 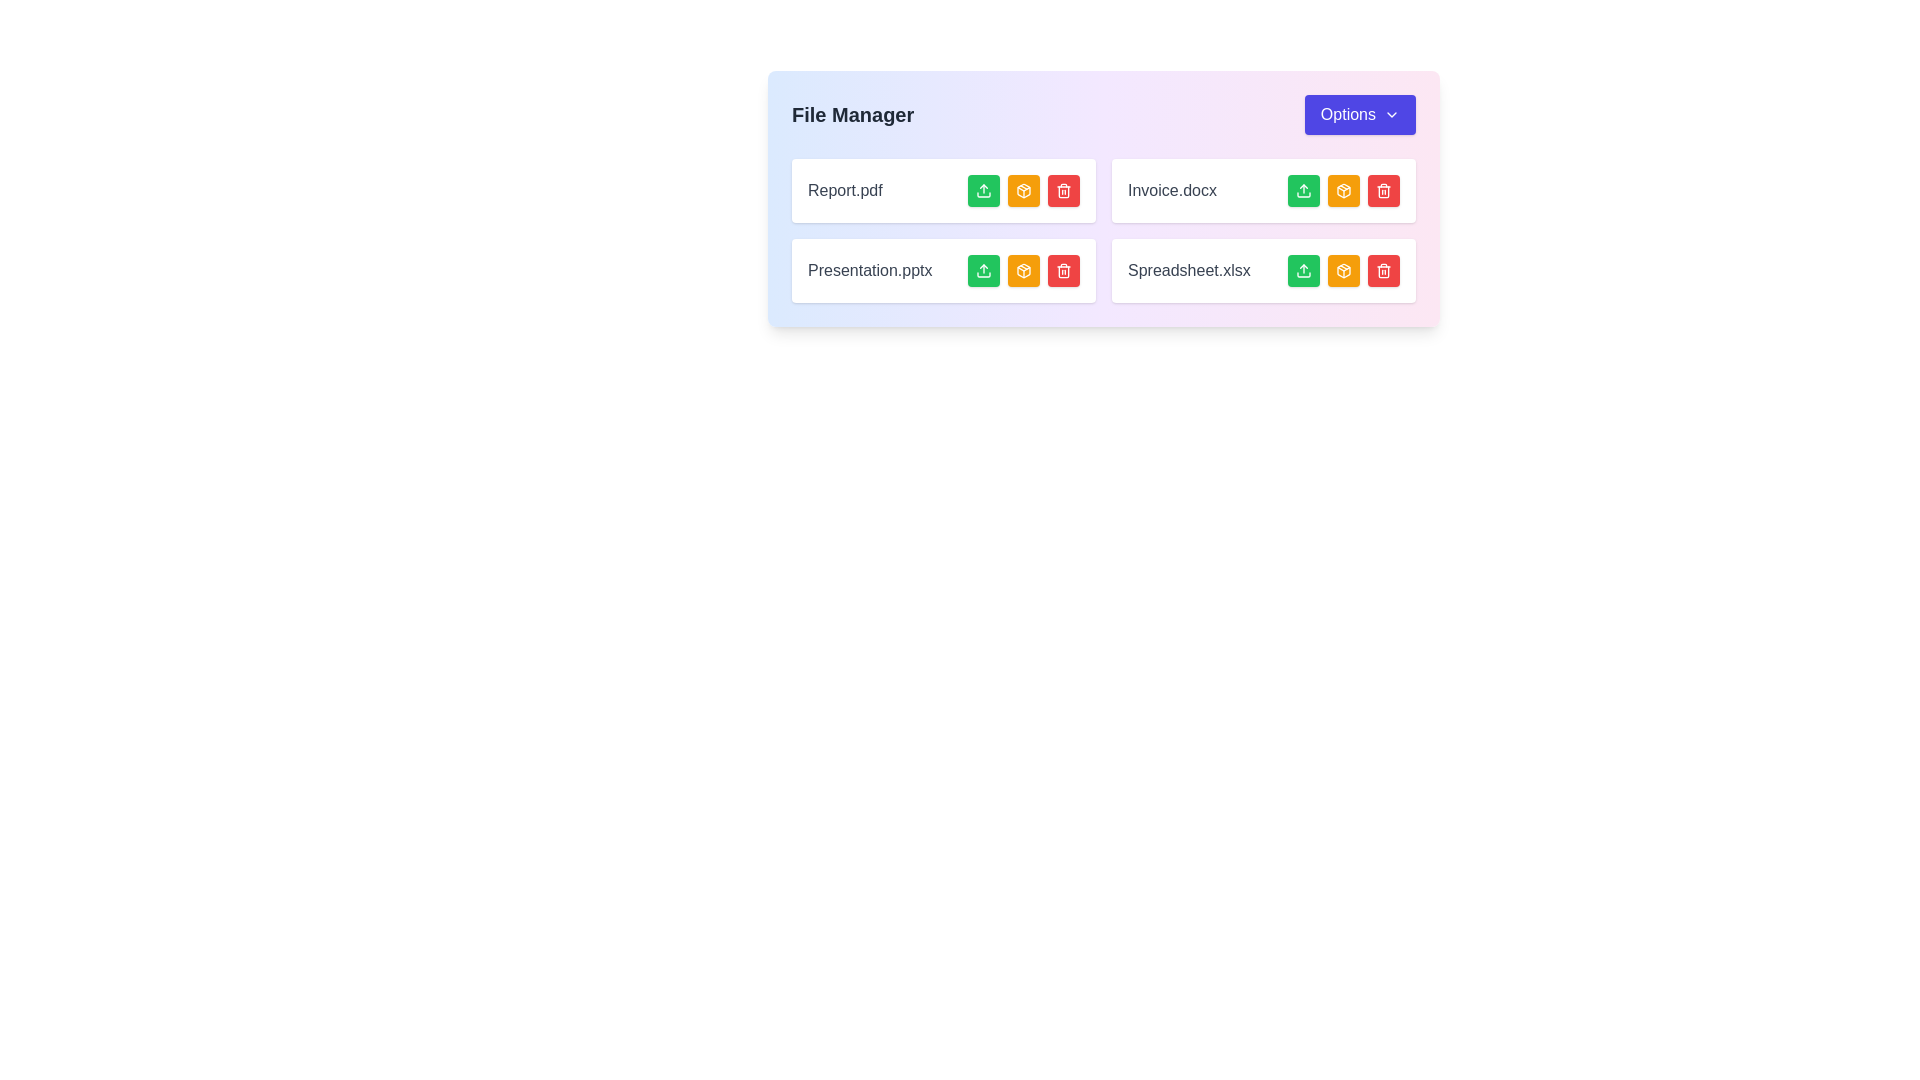 I want to click on the upload icon button in the second row of action items associated with the file 'Presentation.pptx', so click(x=983, y=270).